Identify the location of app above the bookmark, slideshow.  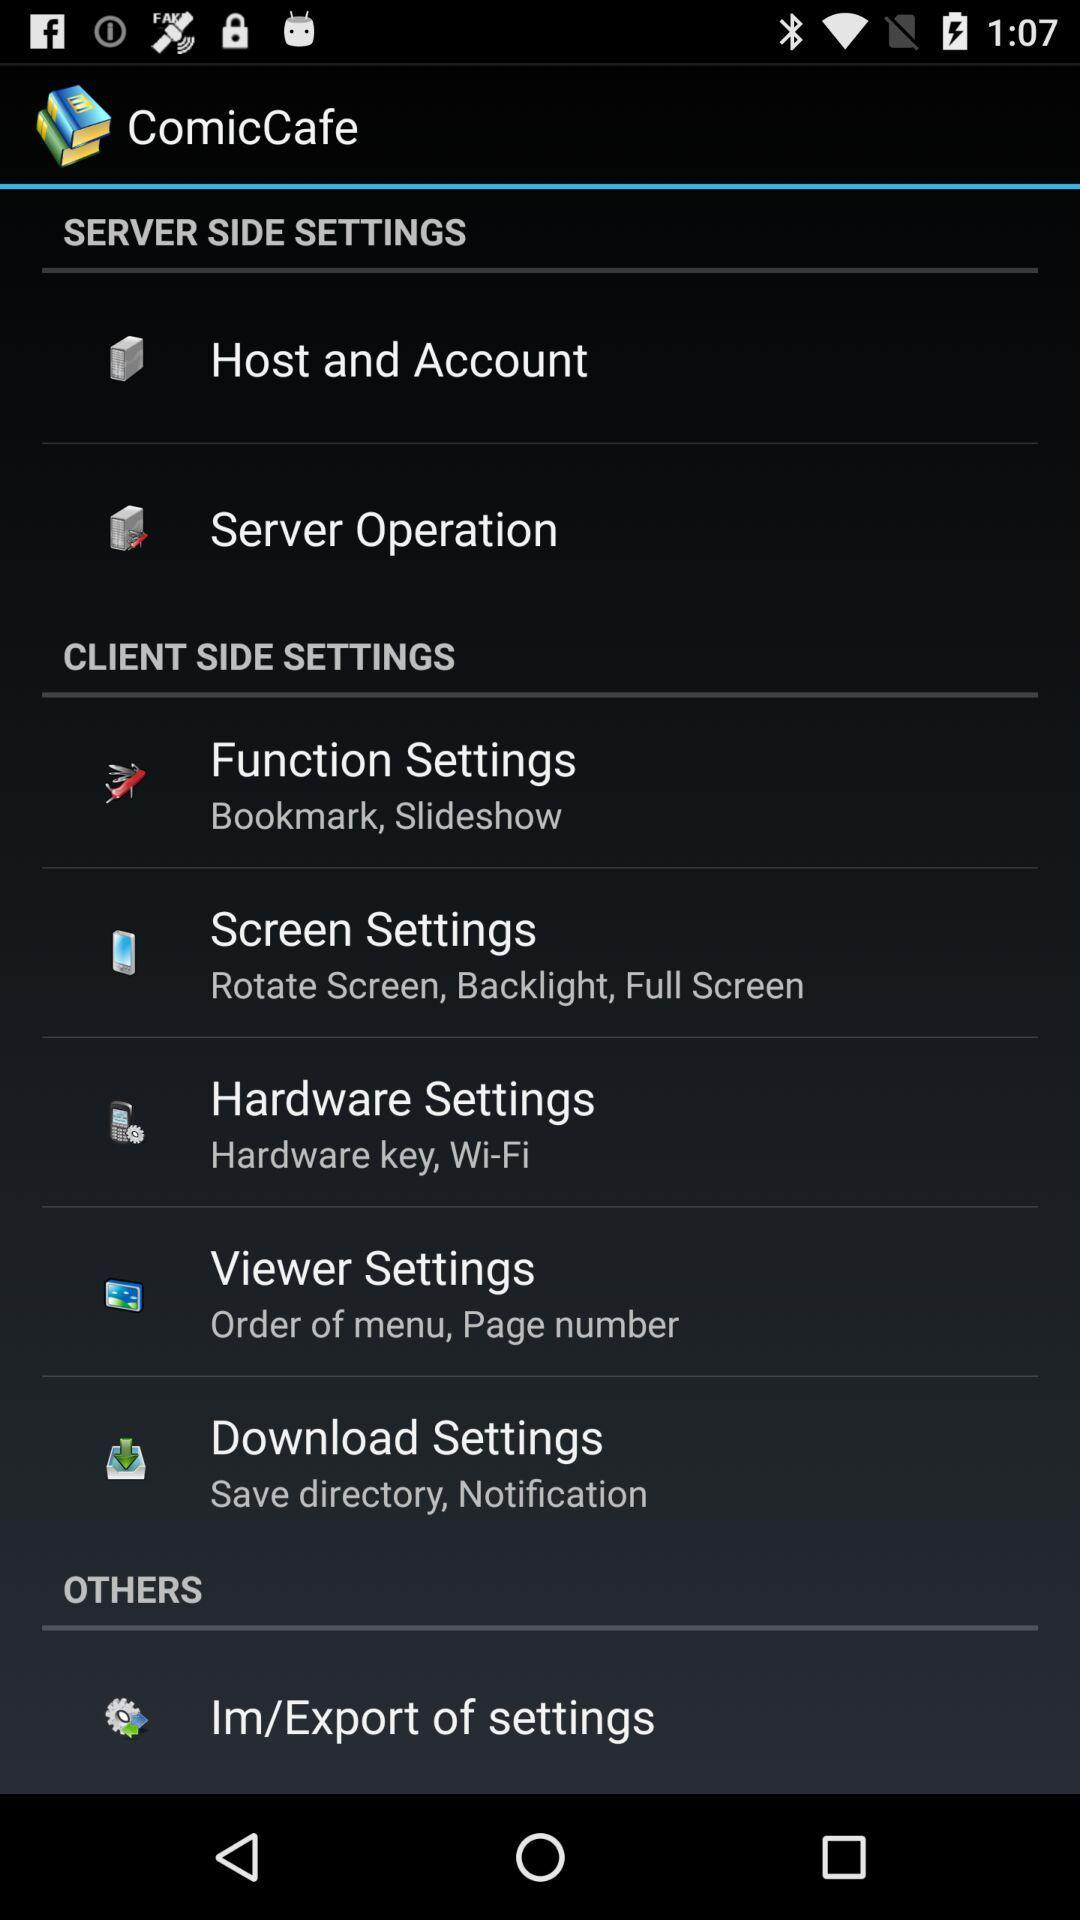
(393, 756).